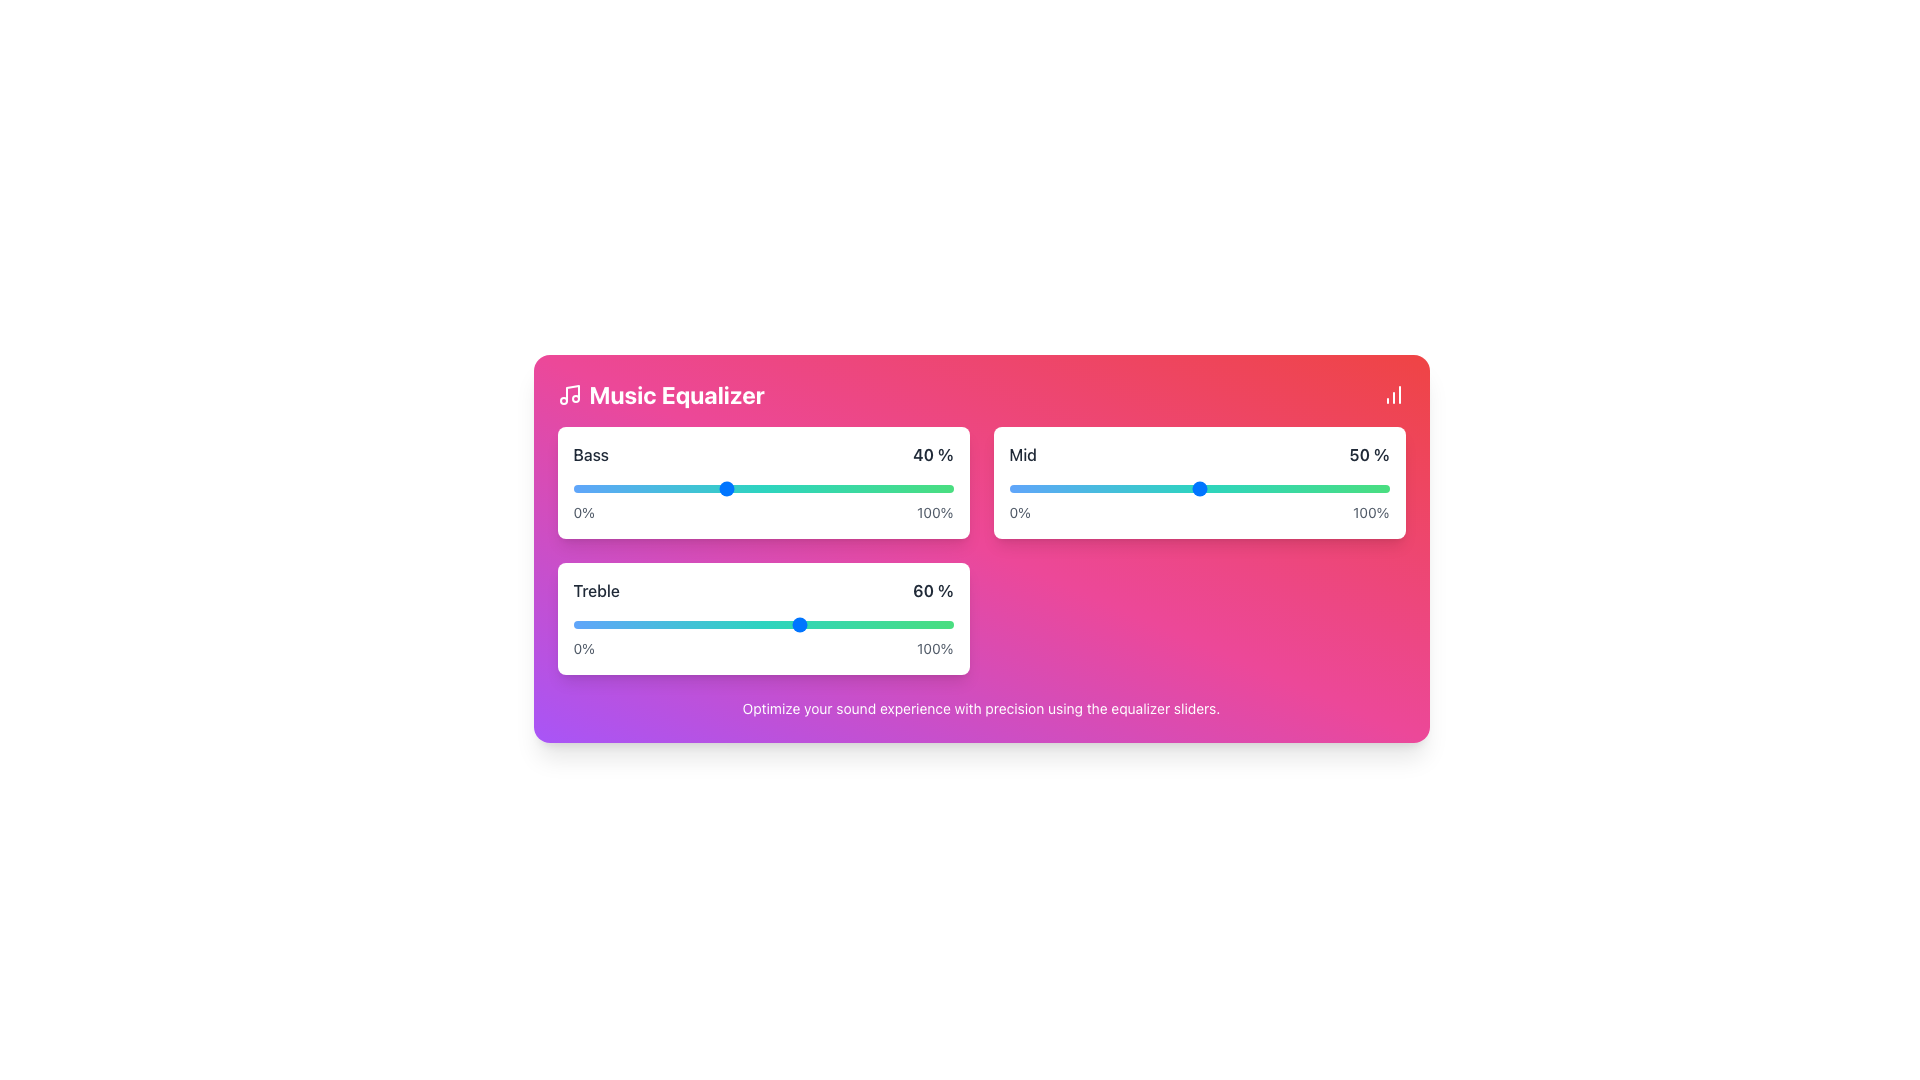 The image size is (1920, 1080). What do you see at coordinates (590, 455) in the screenshot?
I see `text label indicating the bass adjustment for the audio equalizer, which is located at the left side of the grouping, labeled 'Bass'` at bounding box center [590, 455].